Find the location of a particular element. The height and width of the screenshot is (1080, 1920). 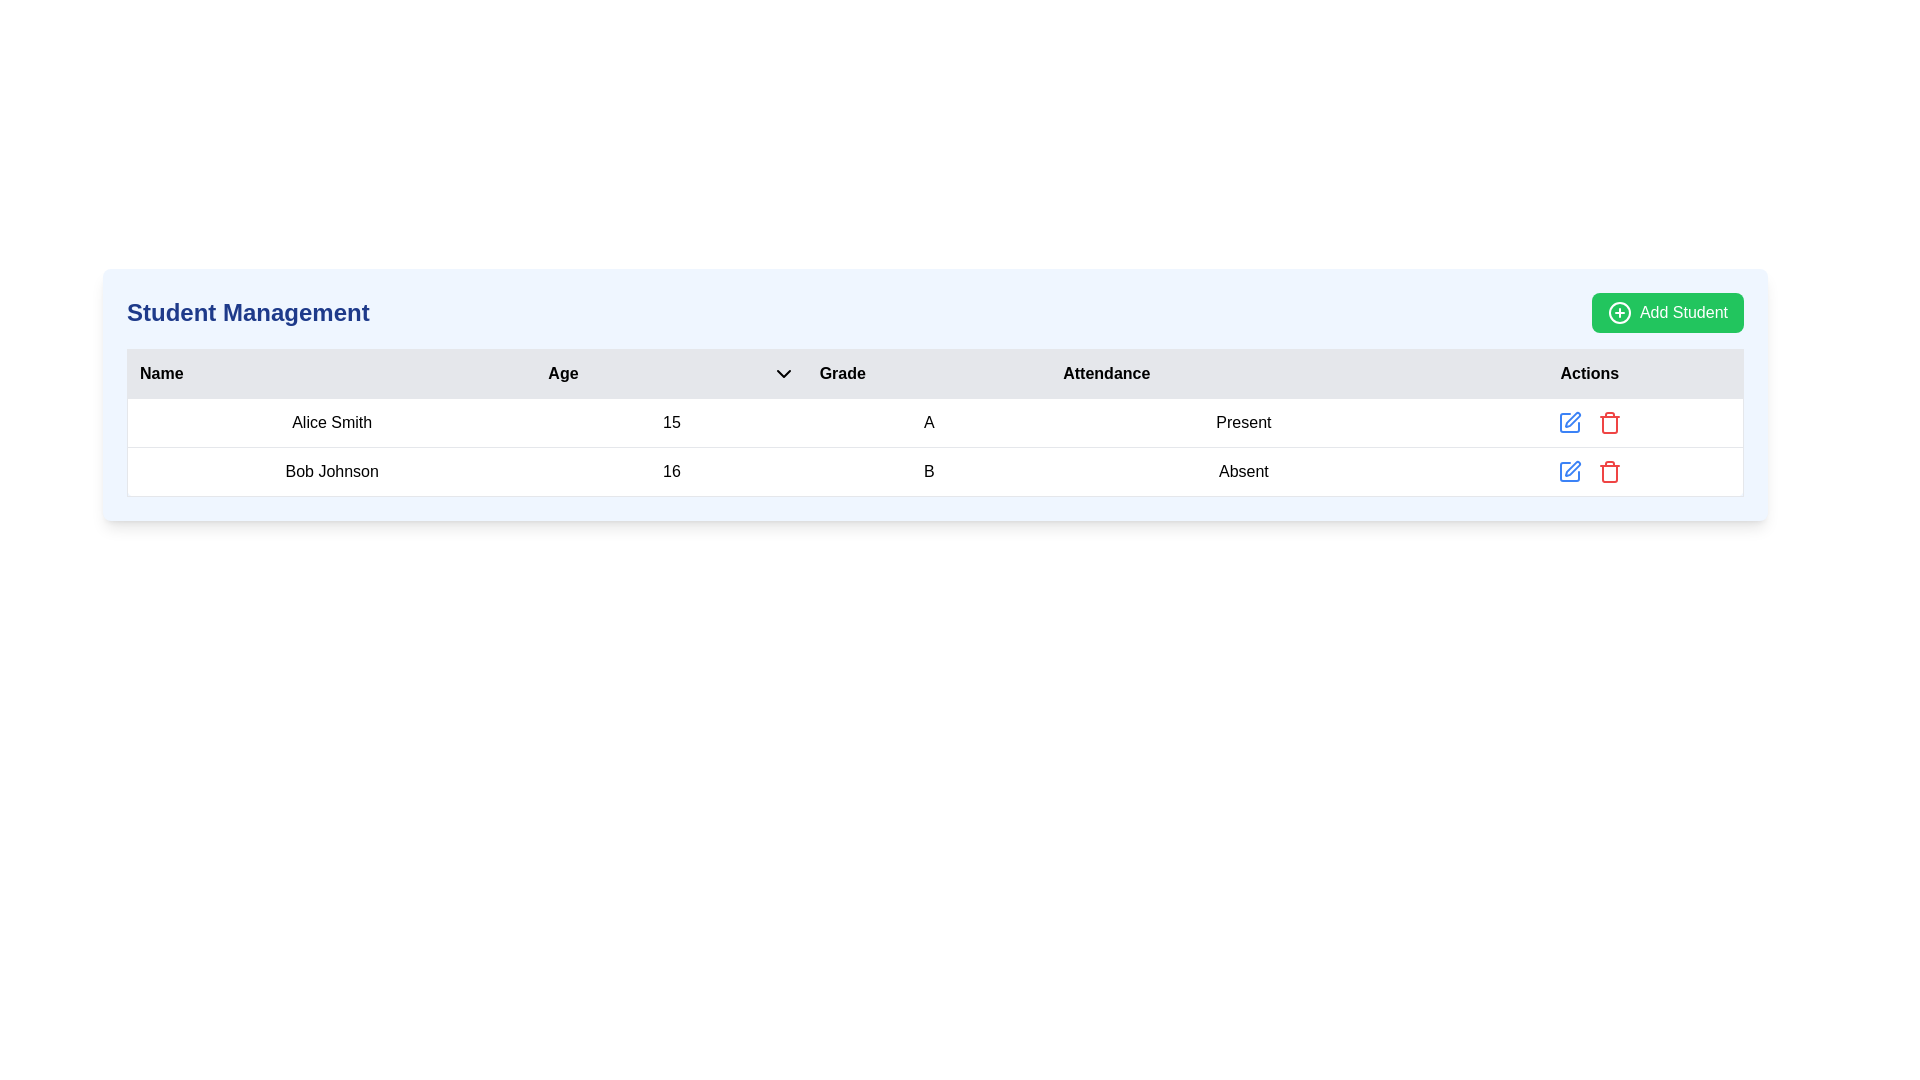

the button located at the top-right corner of the 'Student Management' section to initiate adding a new student is located at coordinates (1667, 312).